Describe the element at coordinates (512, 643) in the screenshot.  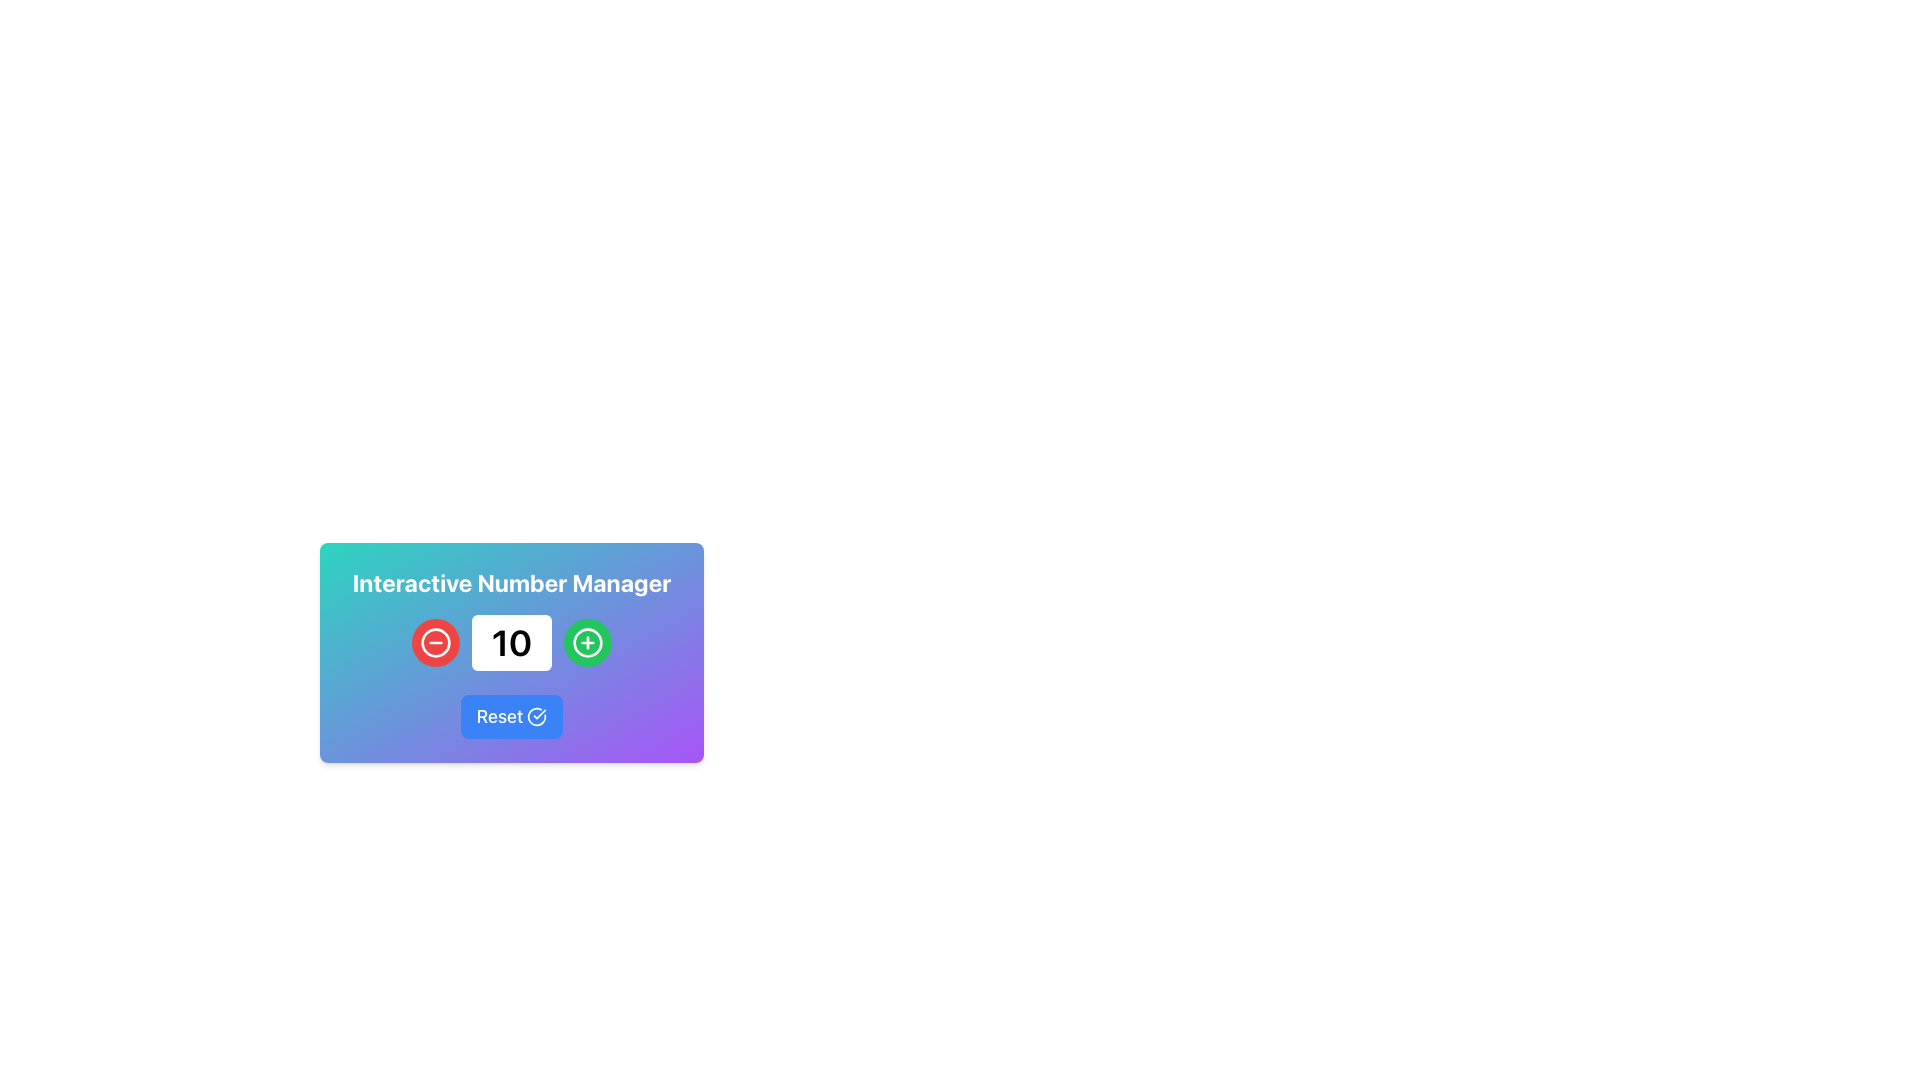
I see `the Static display information box, which indicates the current numerical value managed by the adjacent increment and decrement buttons in the 'Interactive Number Manager' section` at that location.